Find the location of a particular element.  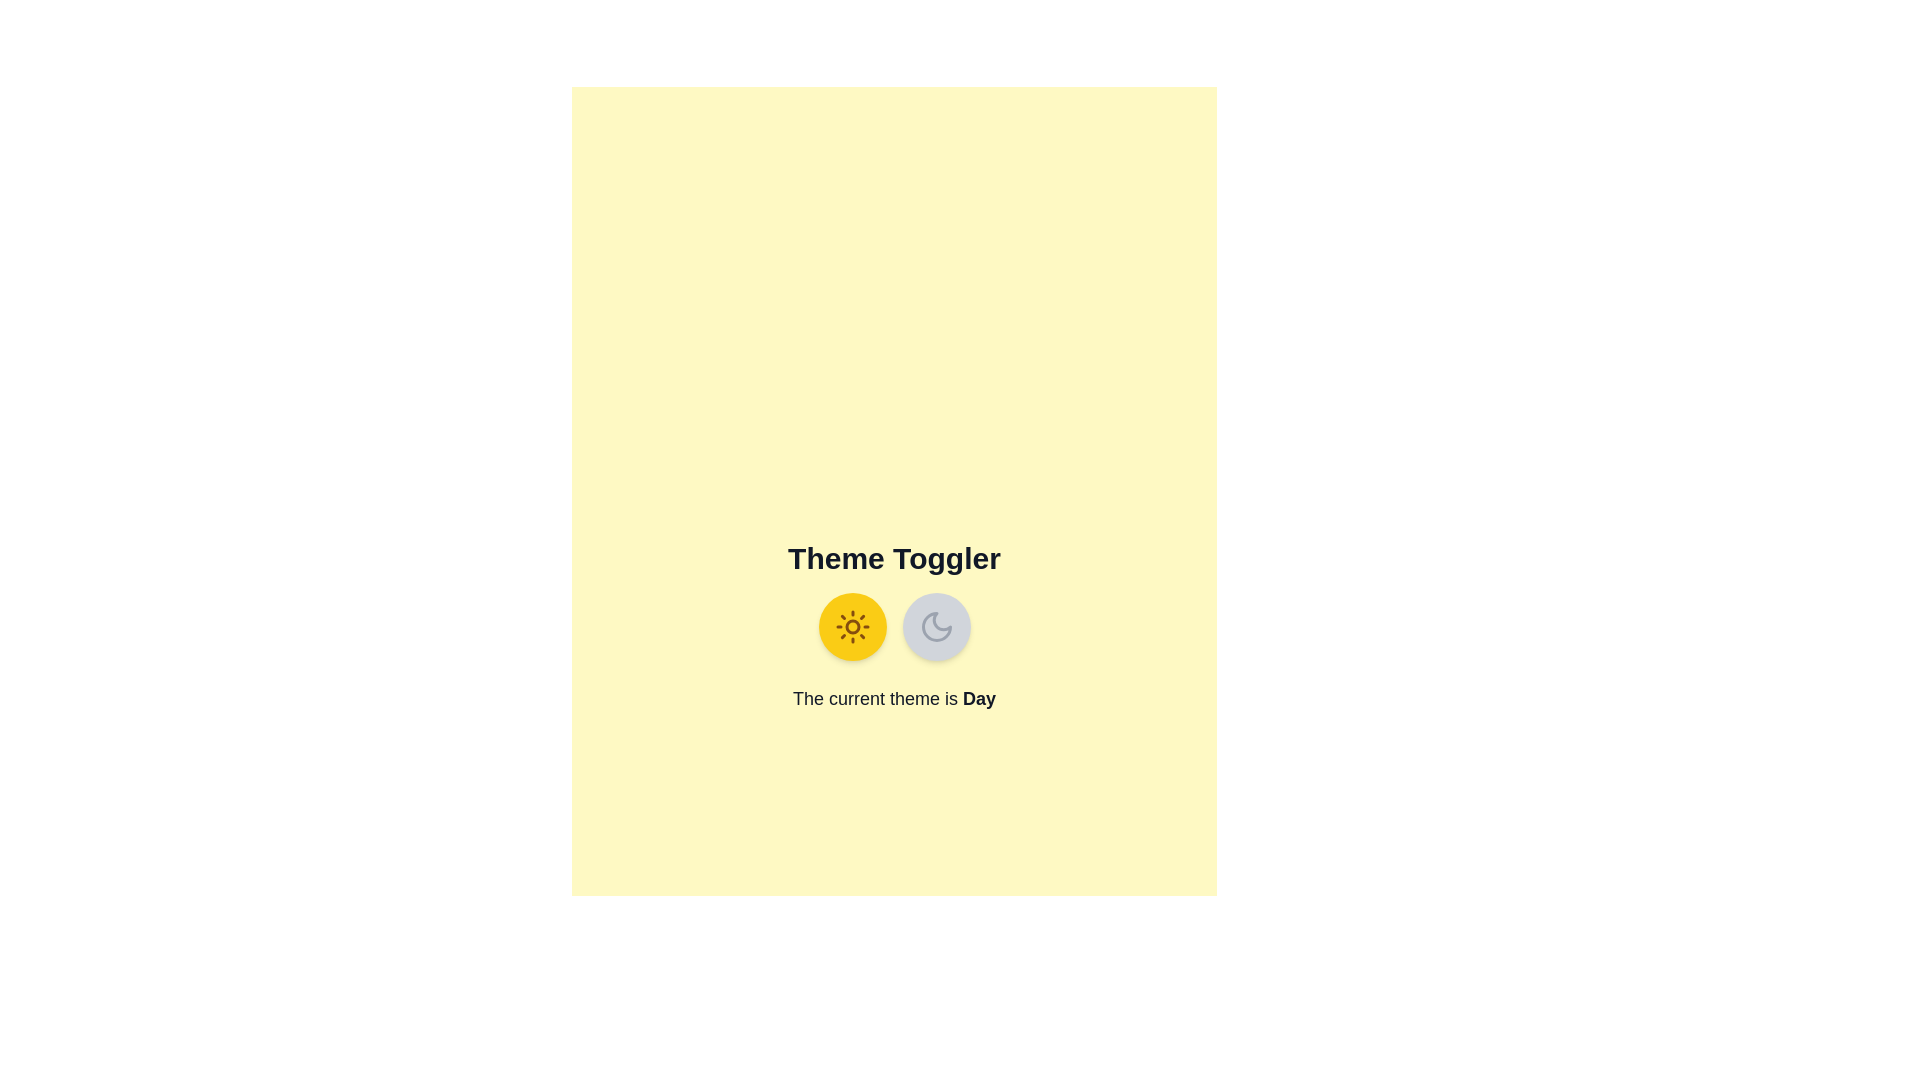

the 'Day' button to set the theme to day mode is located at coordinates (852, 626).